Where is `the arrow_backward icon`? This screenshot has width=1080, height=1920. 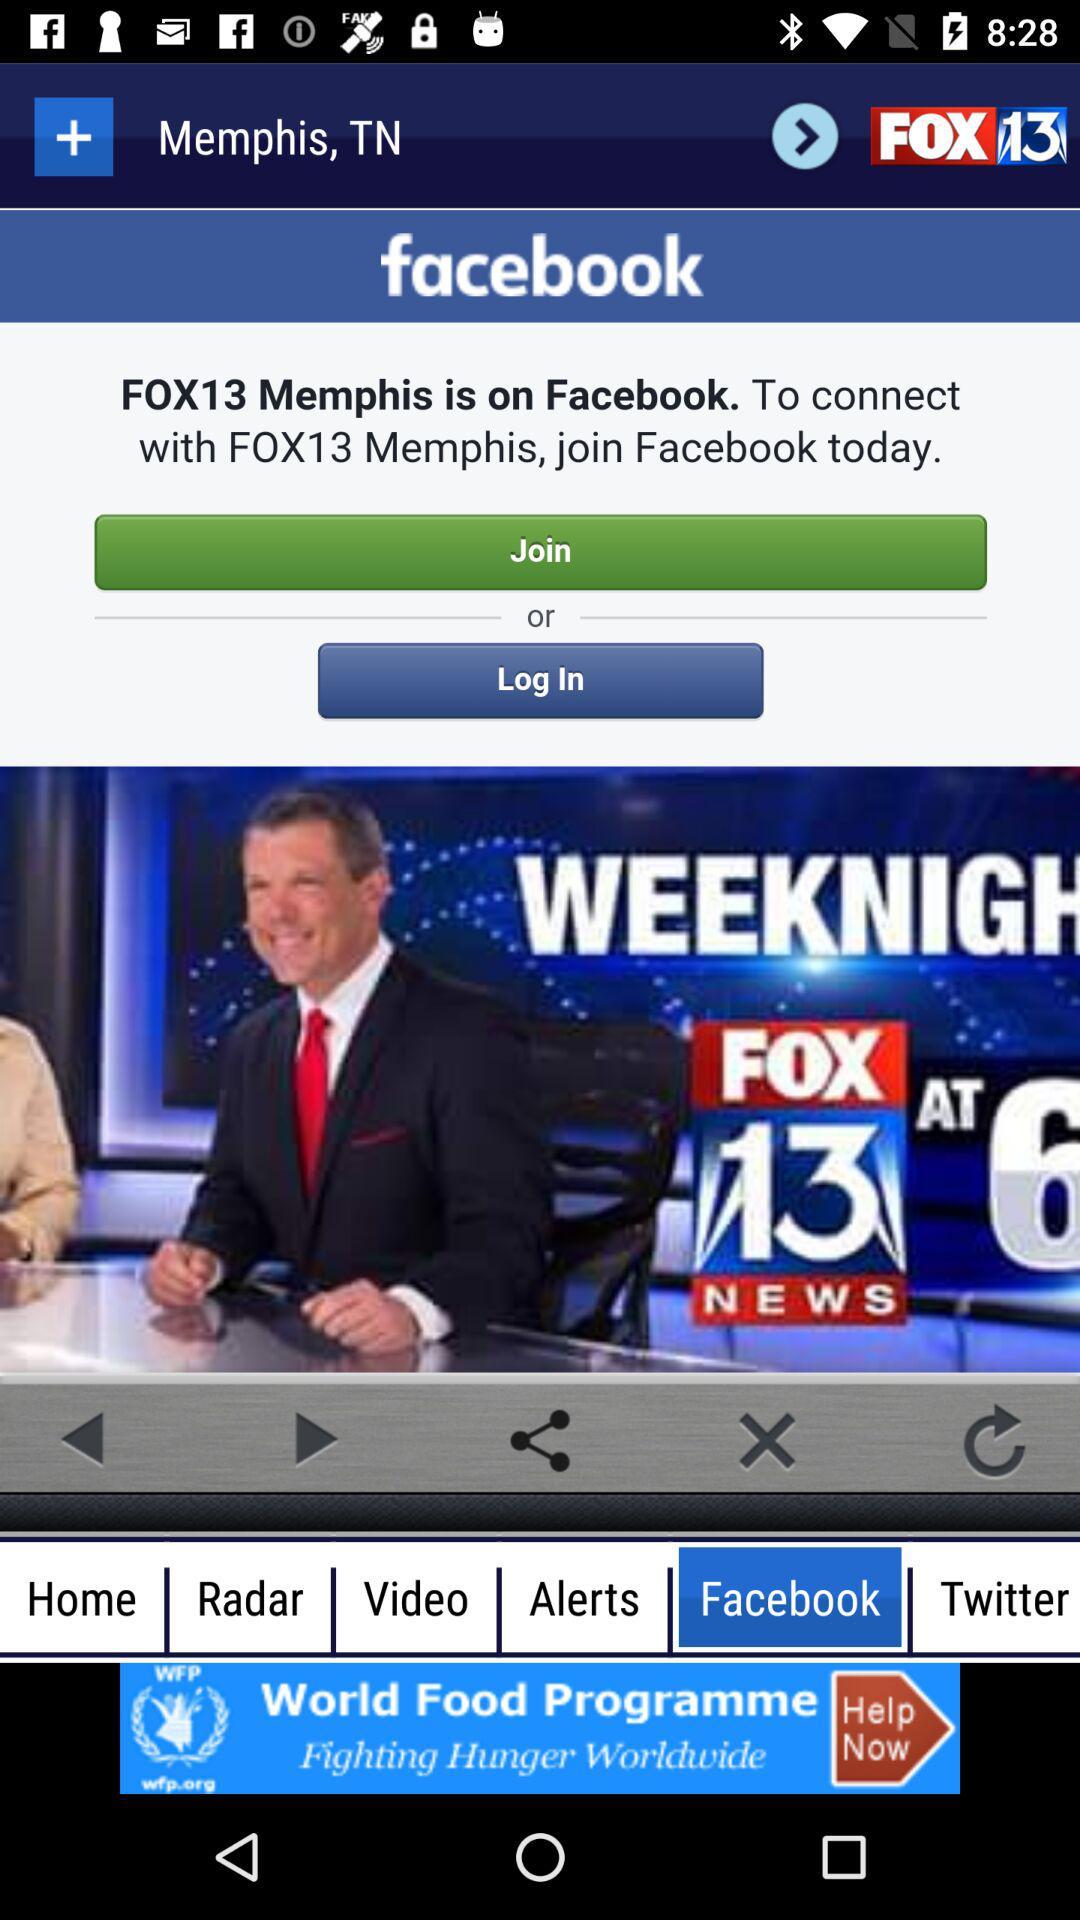 the arrow_backward icon is located at coordinates (84, 1440).